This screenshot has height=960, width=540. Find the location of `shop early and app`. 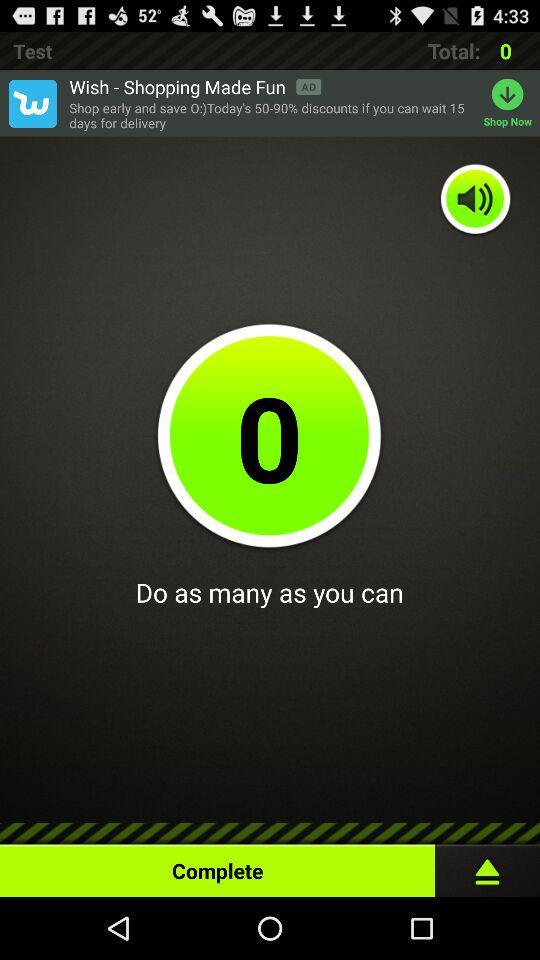

shop early and app is located at coordinates (270, 115).